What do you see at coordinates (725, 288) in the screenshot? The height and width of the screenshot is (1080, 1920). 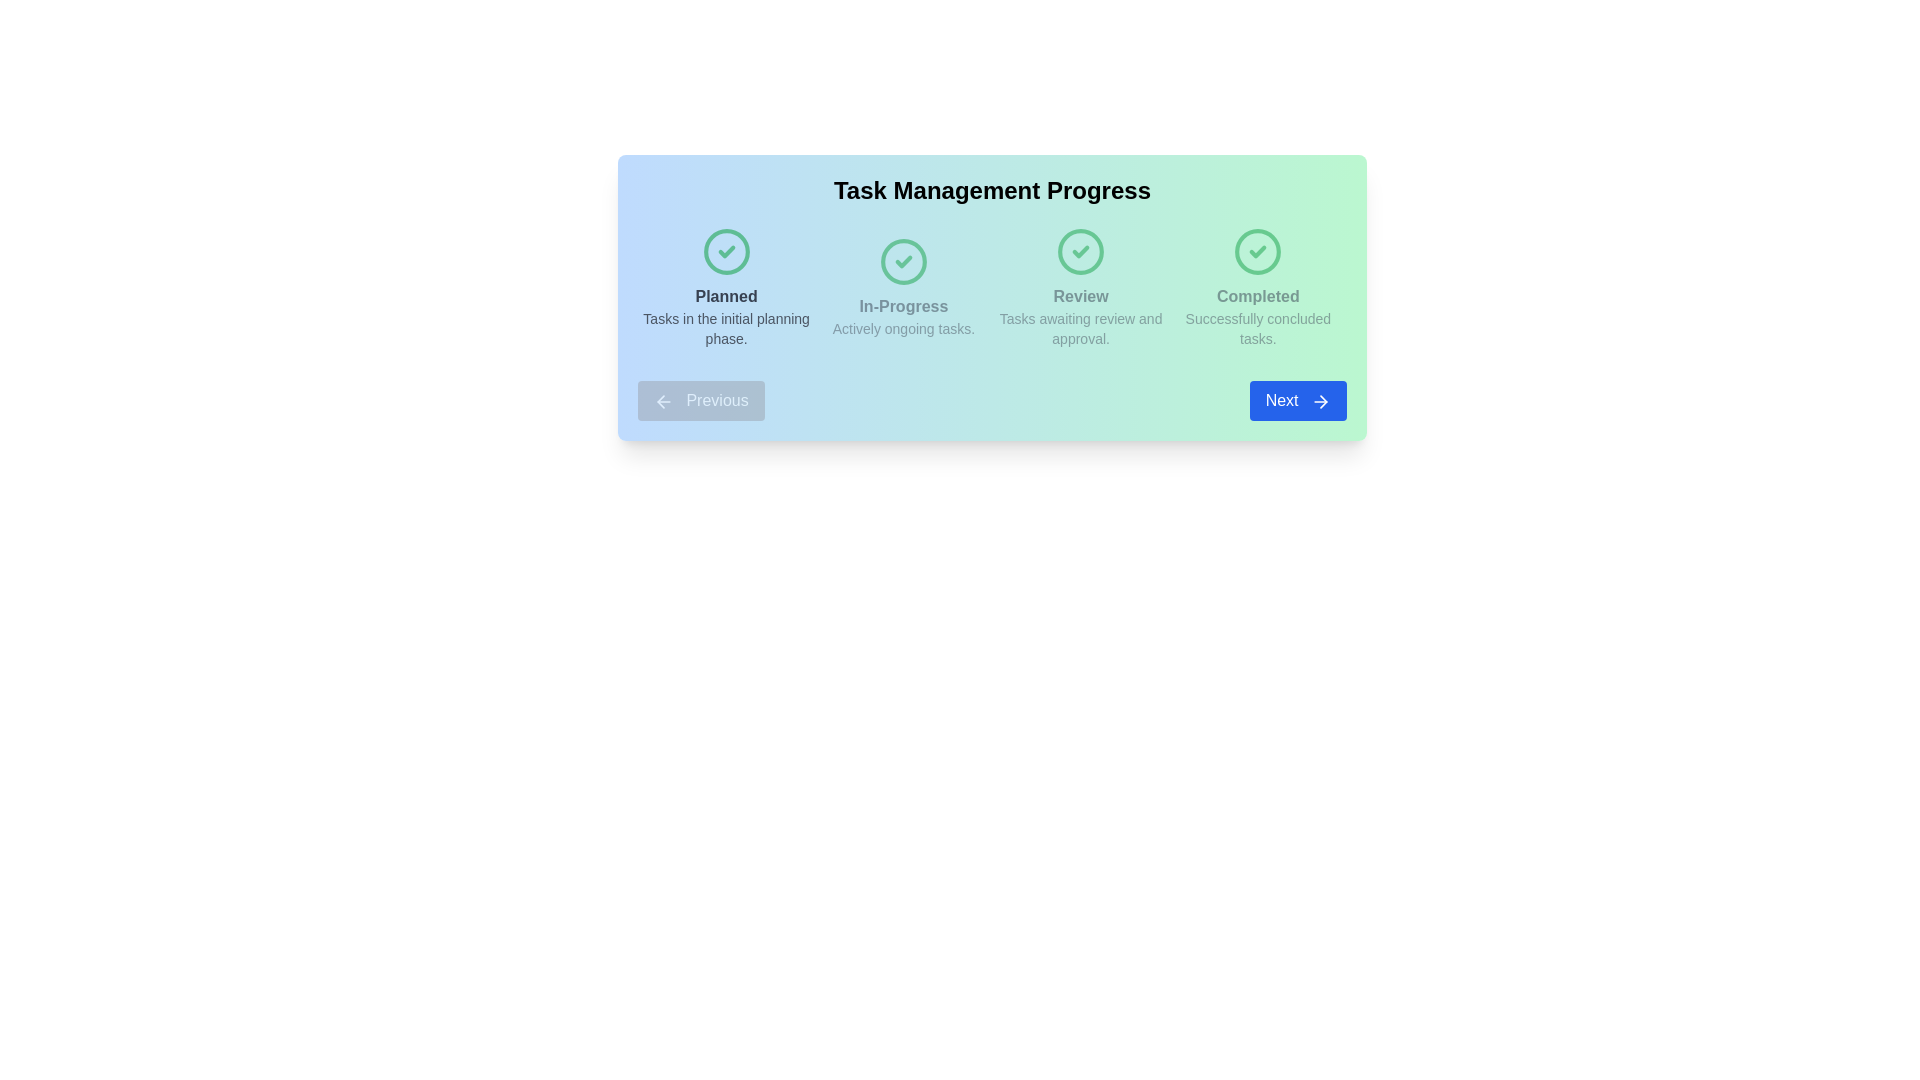 I see `the stage corresponding to Planned` at bounding box center [725, 288].